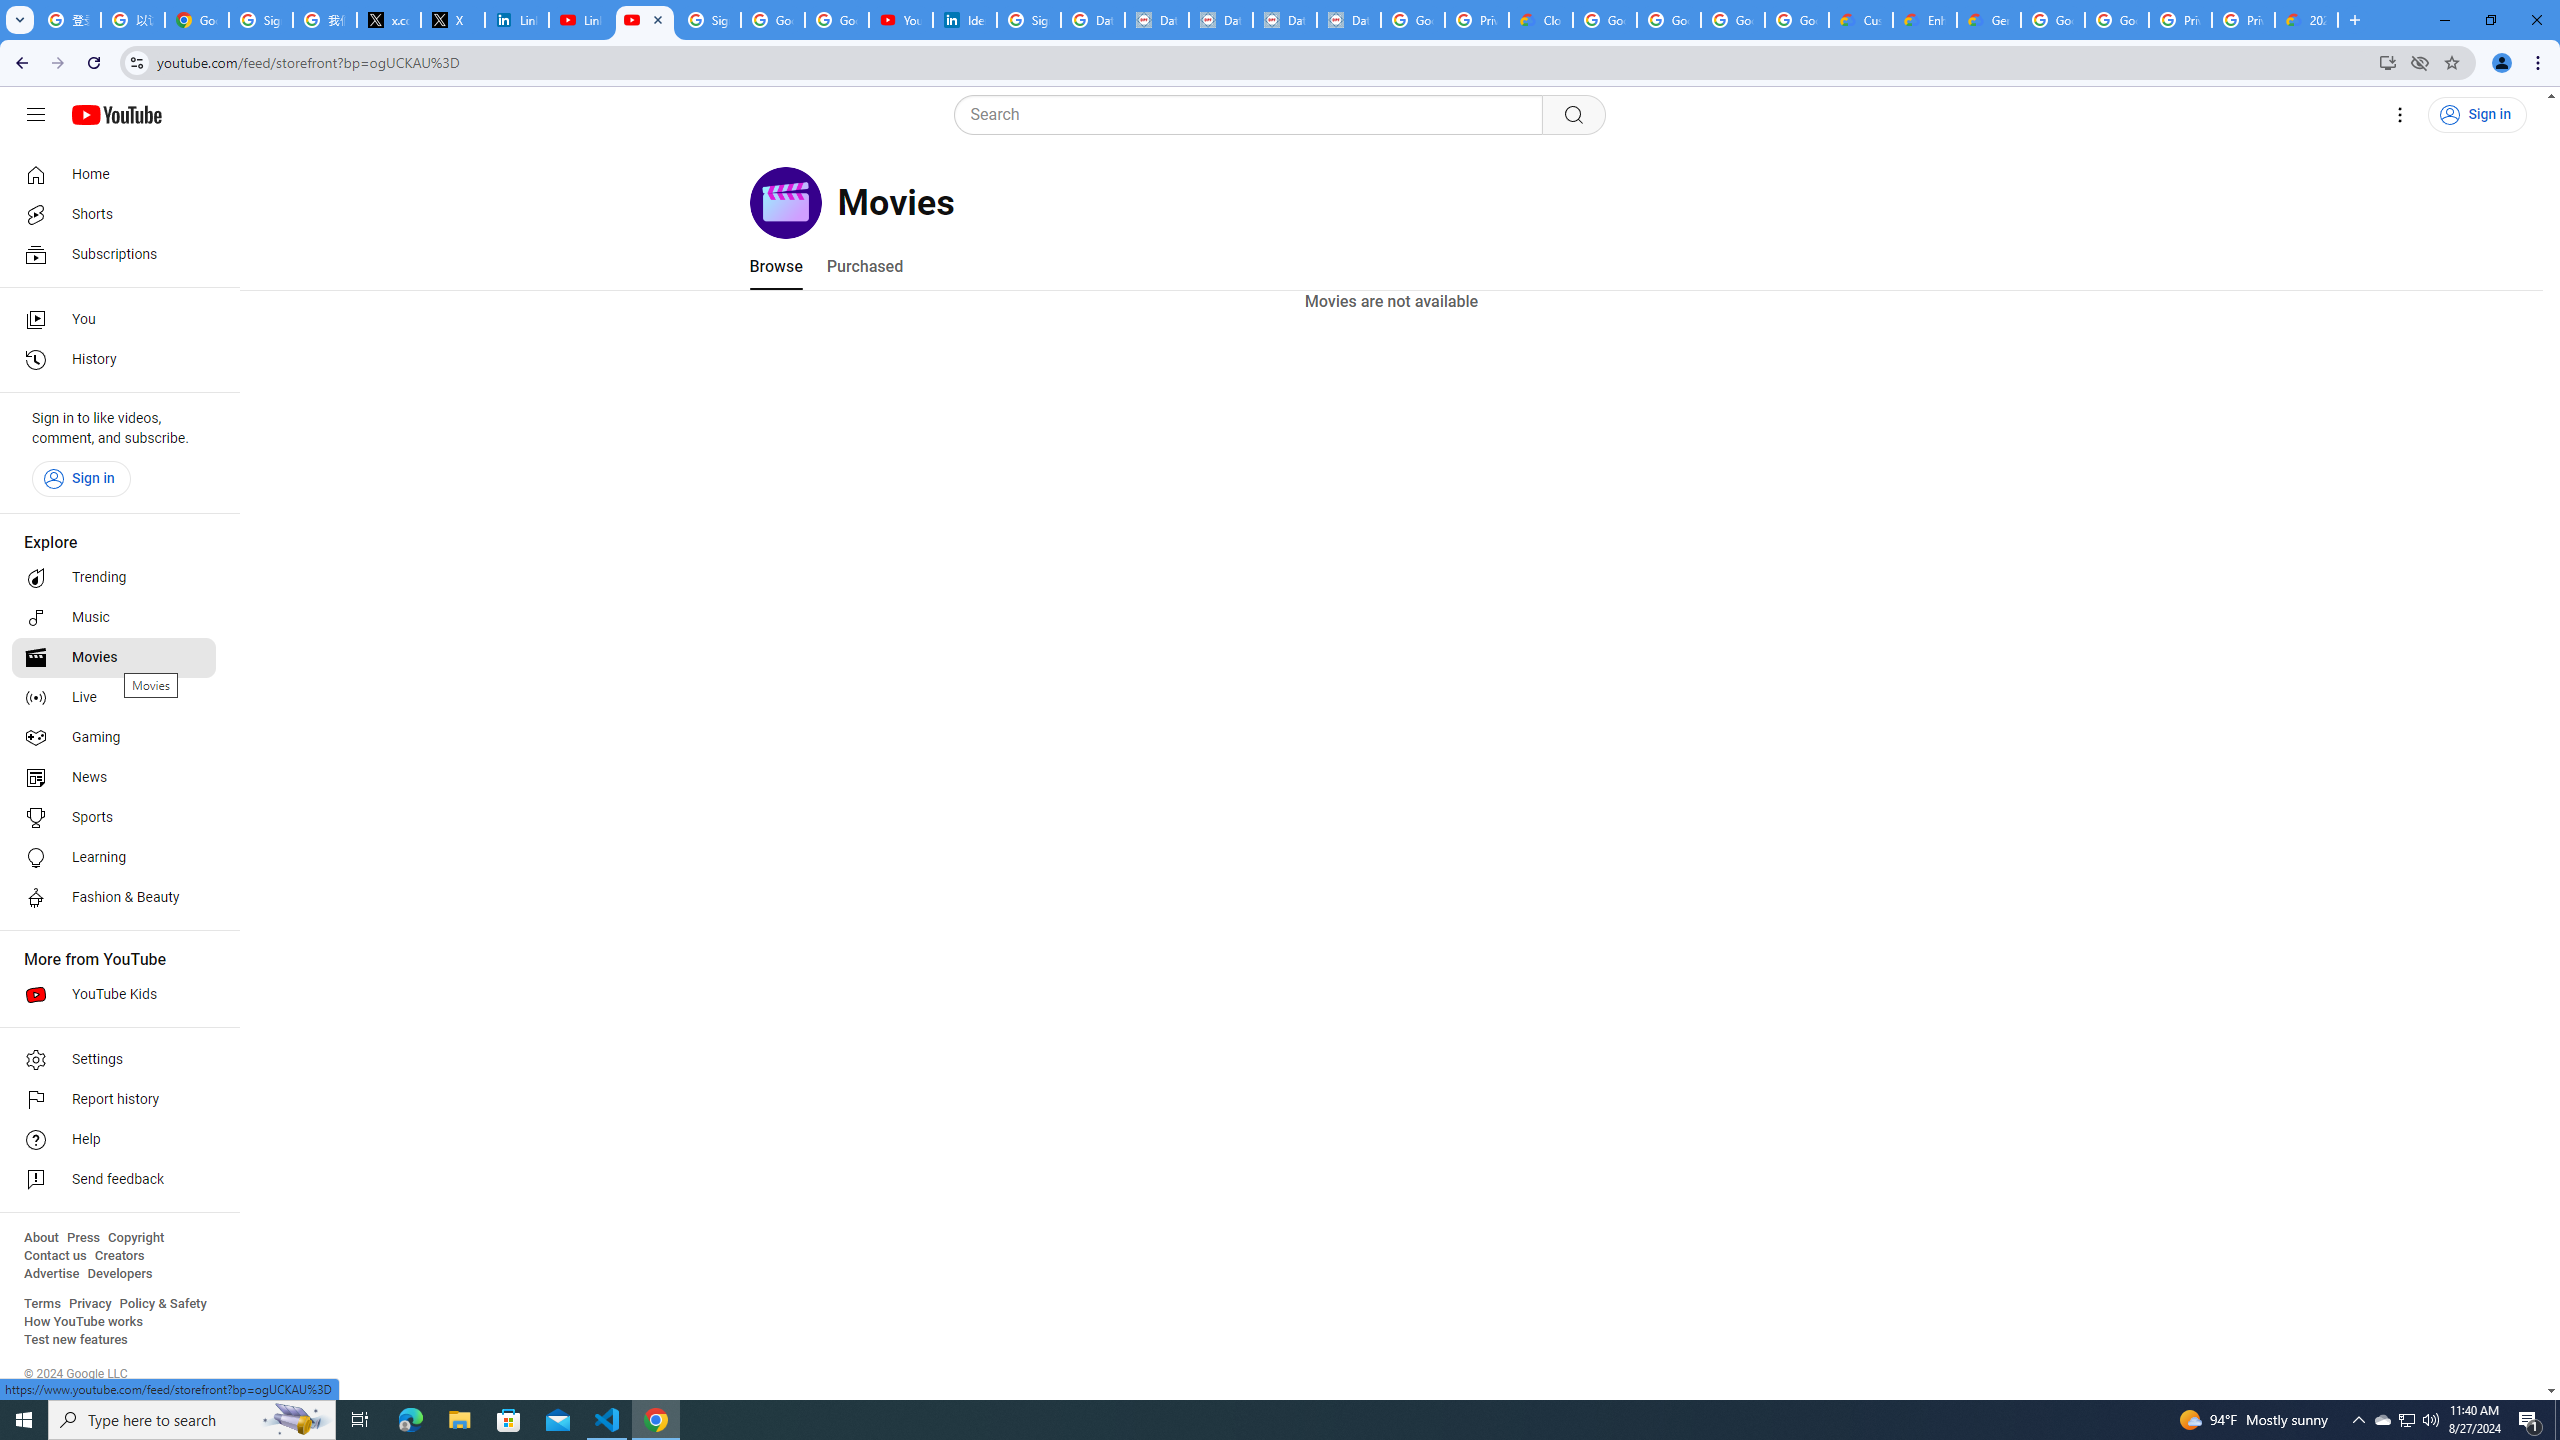  I want to click on 'News', so click(113, 777).